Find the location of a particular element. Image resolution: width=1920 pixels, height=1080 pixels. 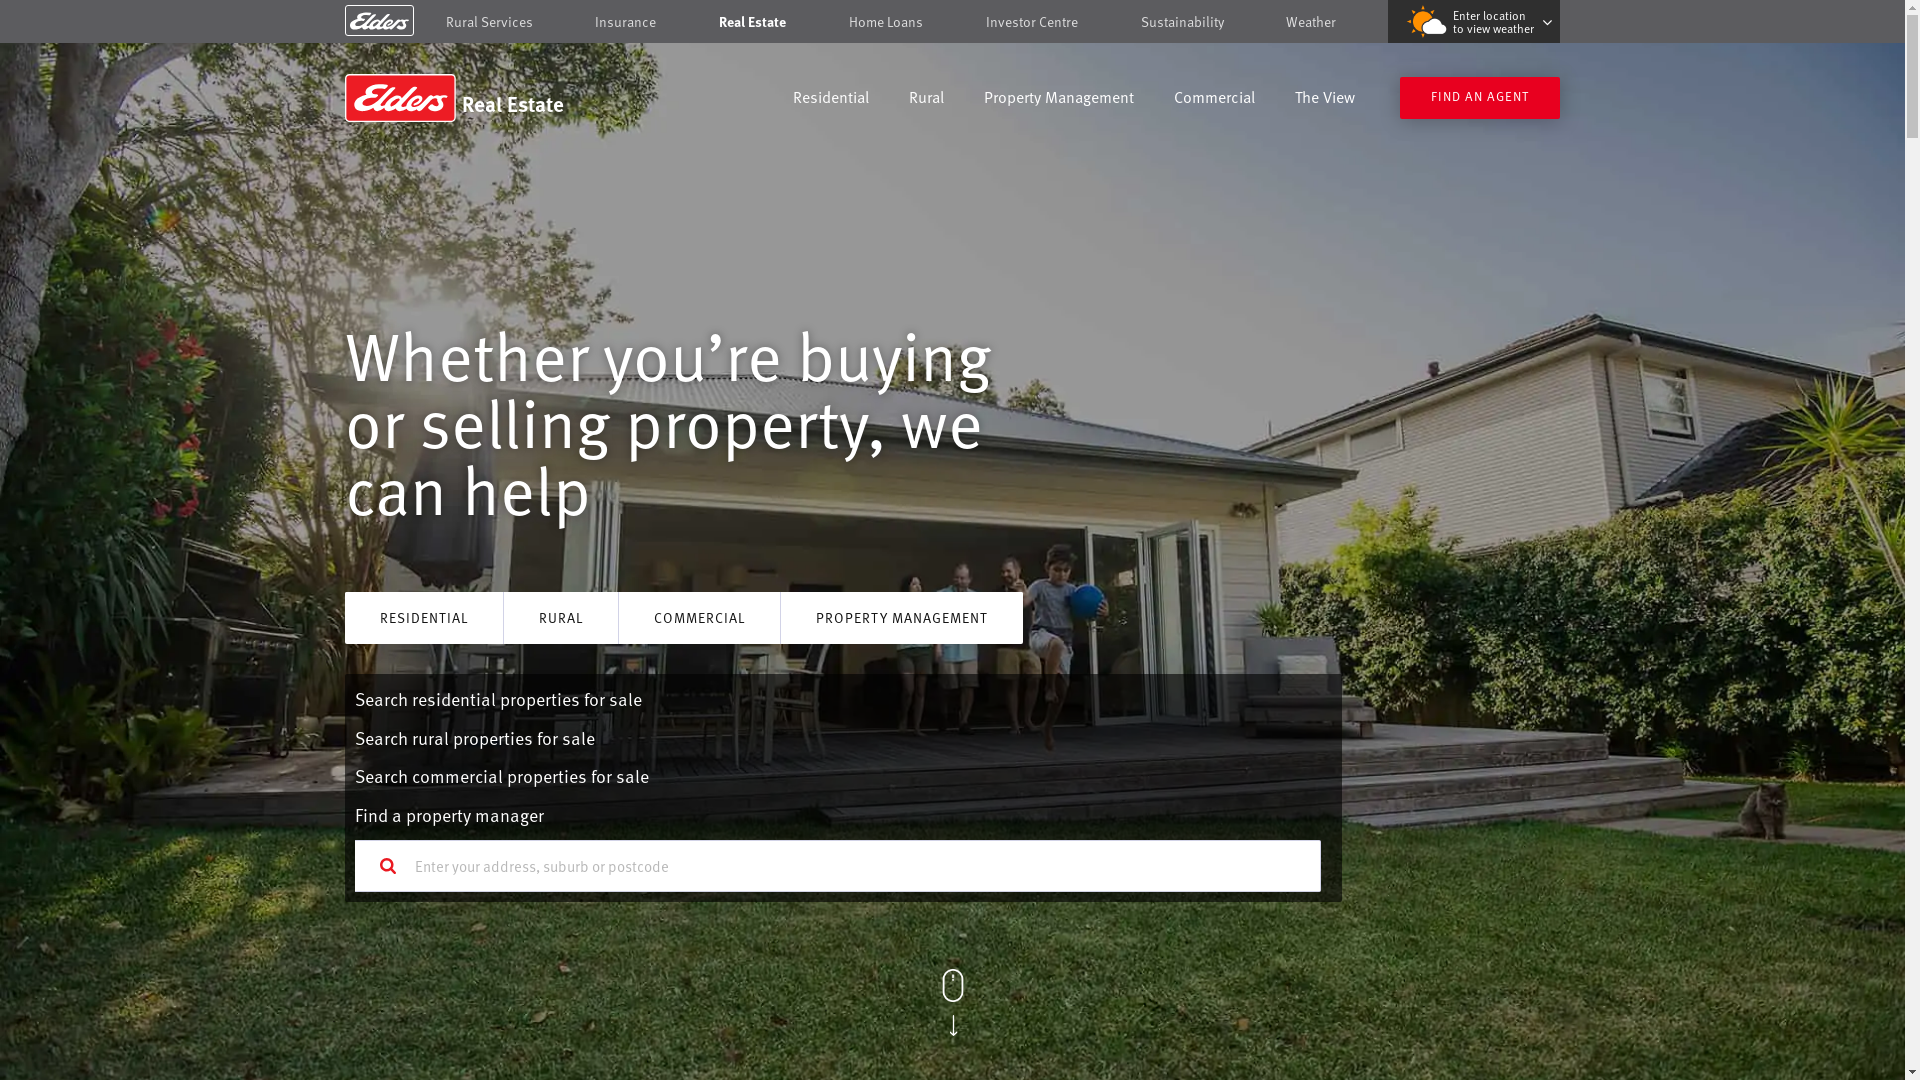

'Real Estate' is located at coordinates (751, 21).